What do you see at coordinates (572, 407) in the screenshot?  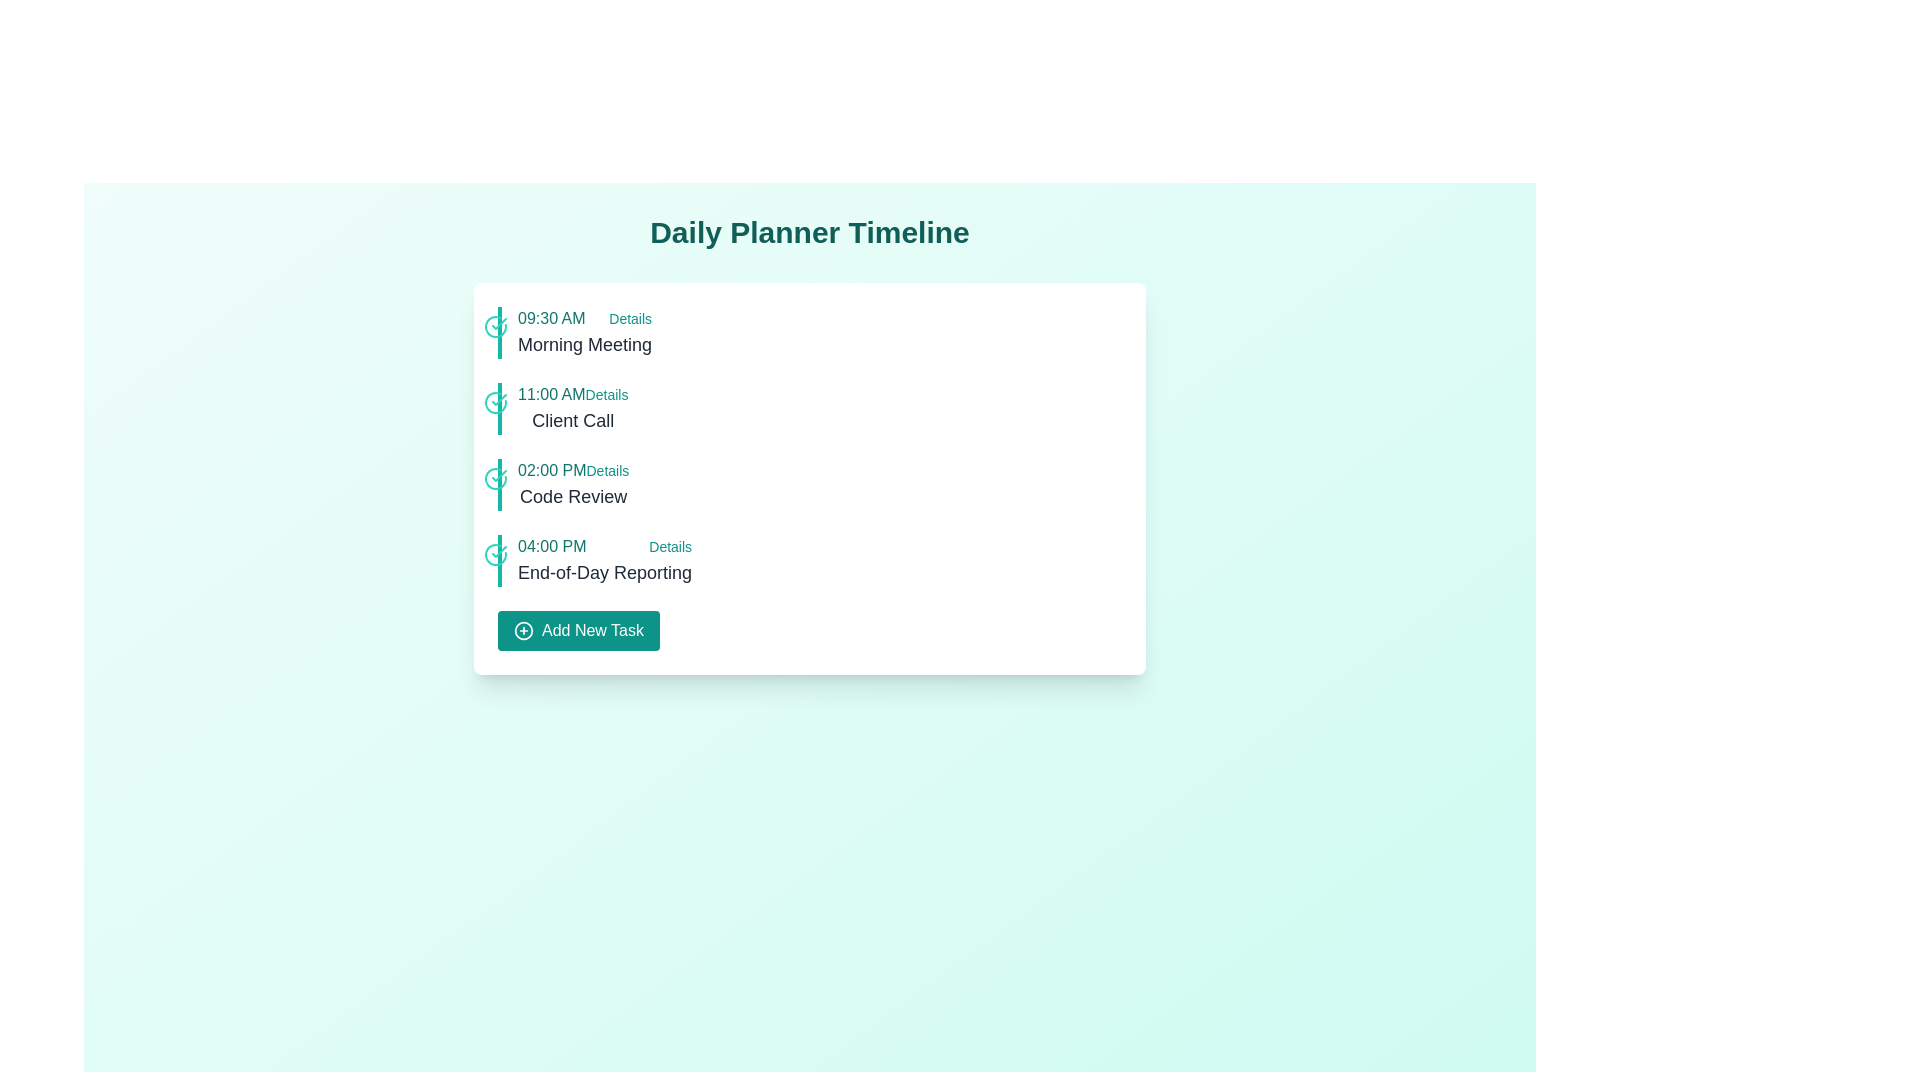 I see `text component displaying appointment details that shows 'Client Call' and 'Details' next to '11:00 AM'` at bounding box center [572, 407].